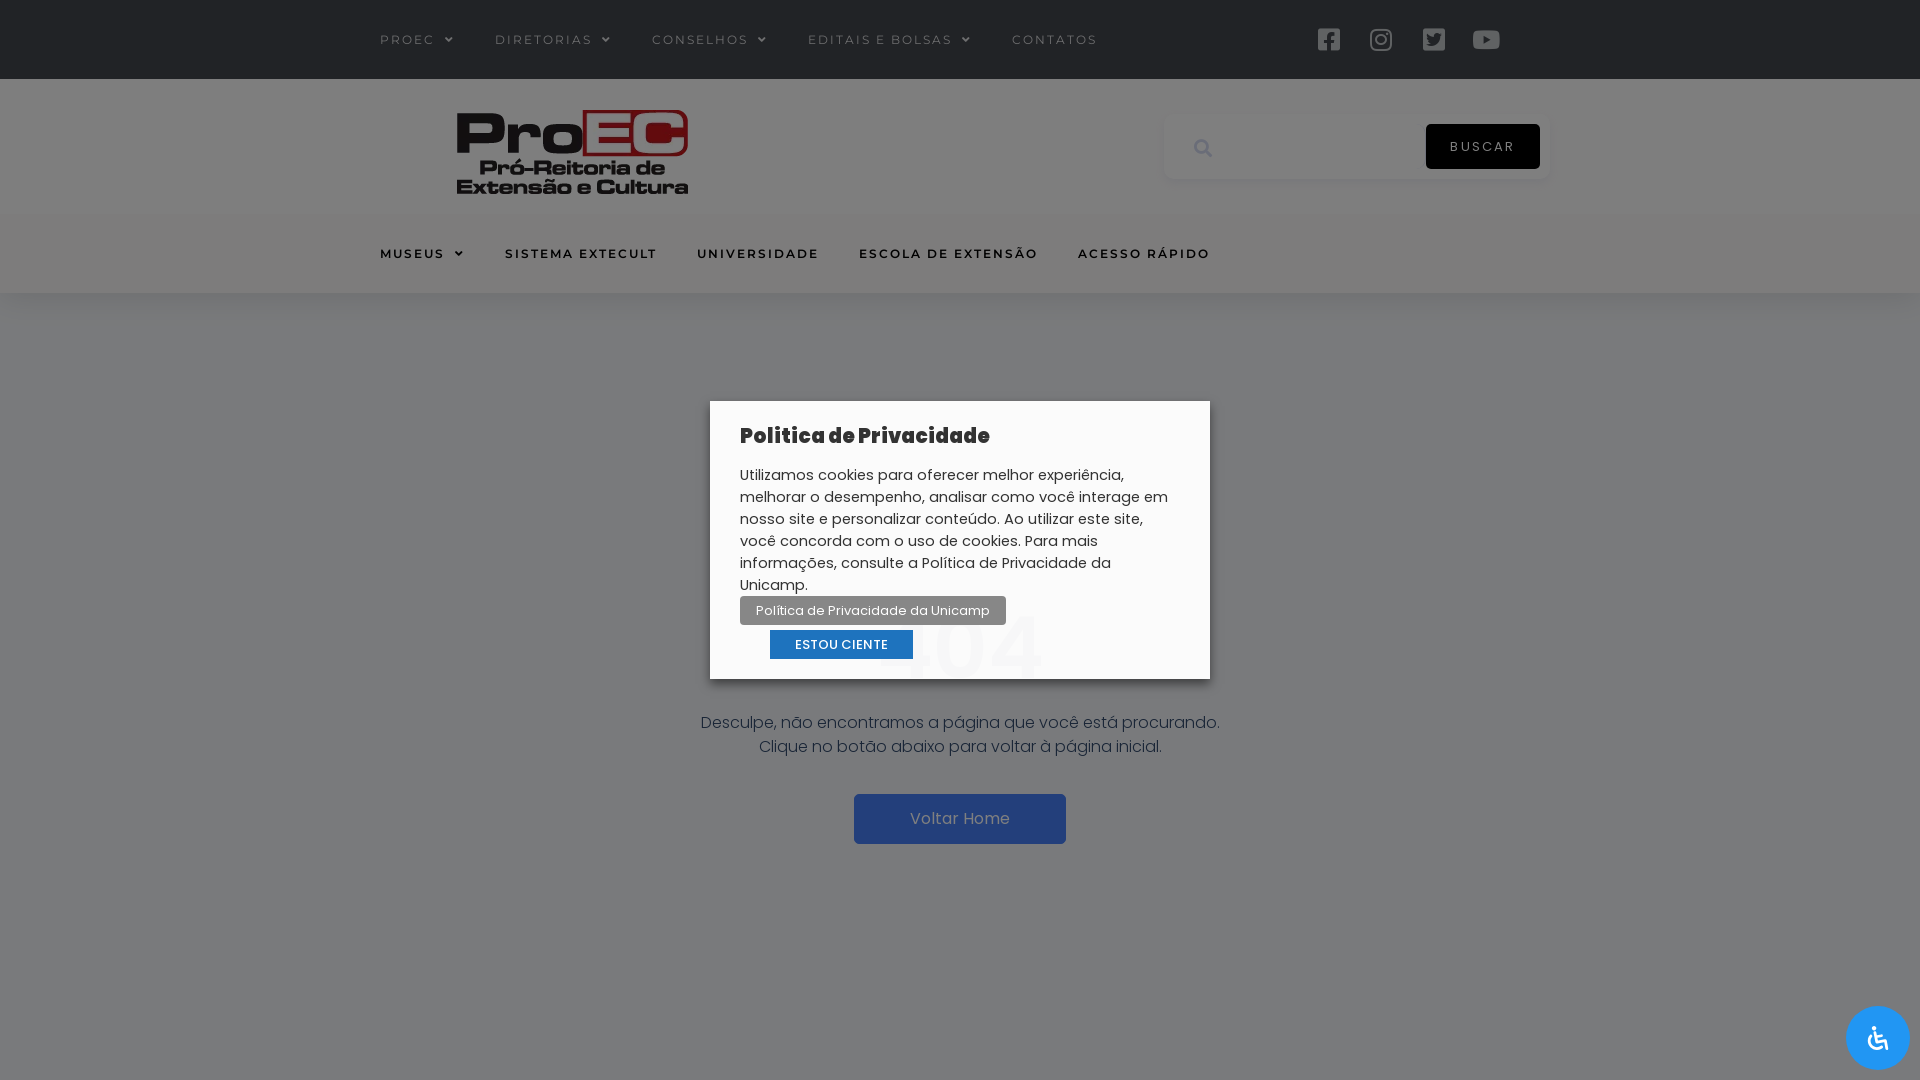 This screenshot has width=1920, height=1080. Describe the element at coordinates (1483, 145) in the screenshot. I see `'BUSCAR'` at that location.